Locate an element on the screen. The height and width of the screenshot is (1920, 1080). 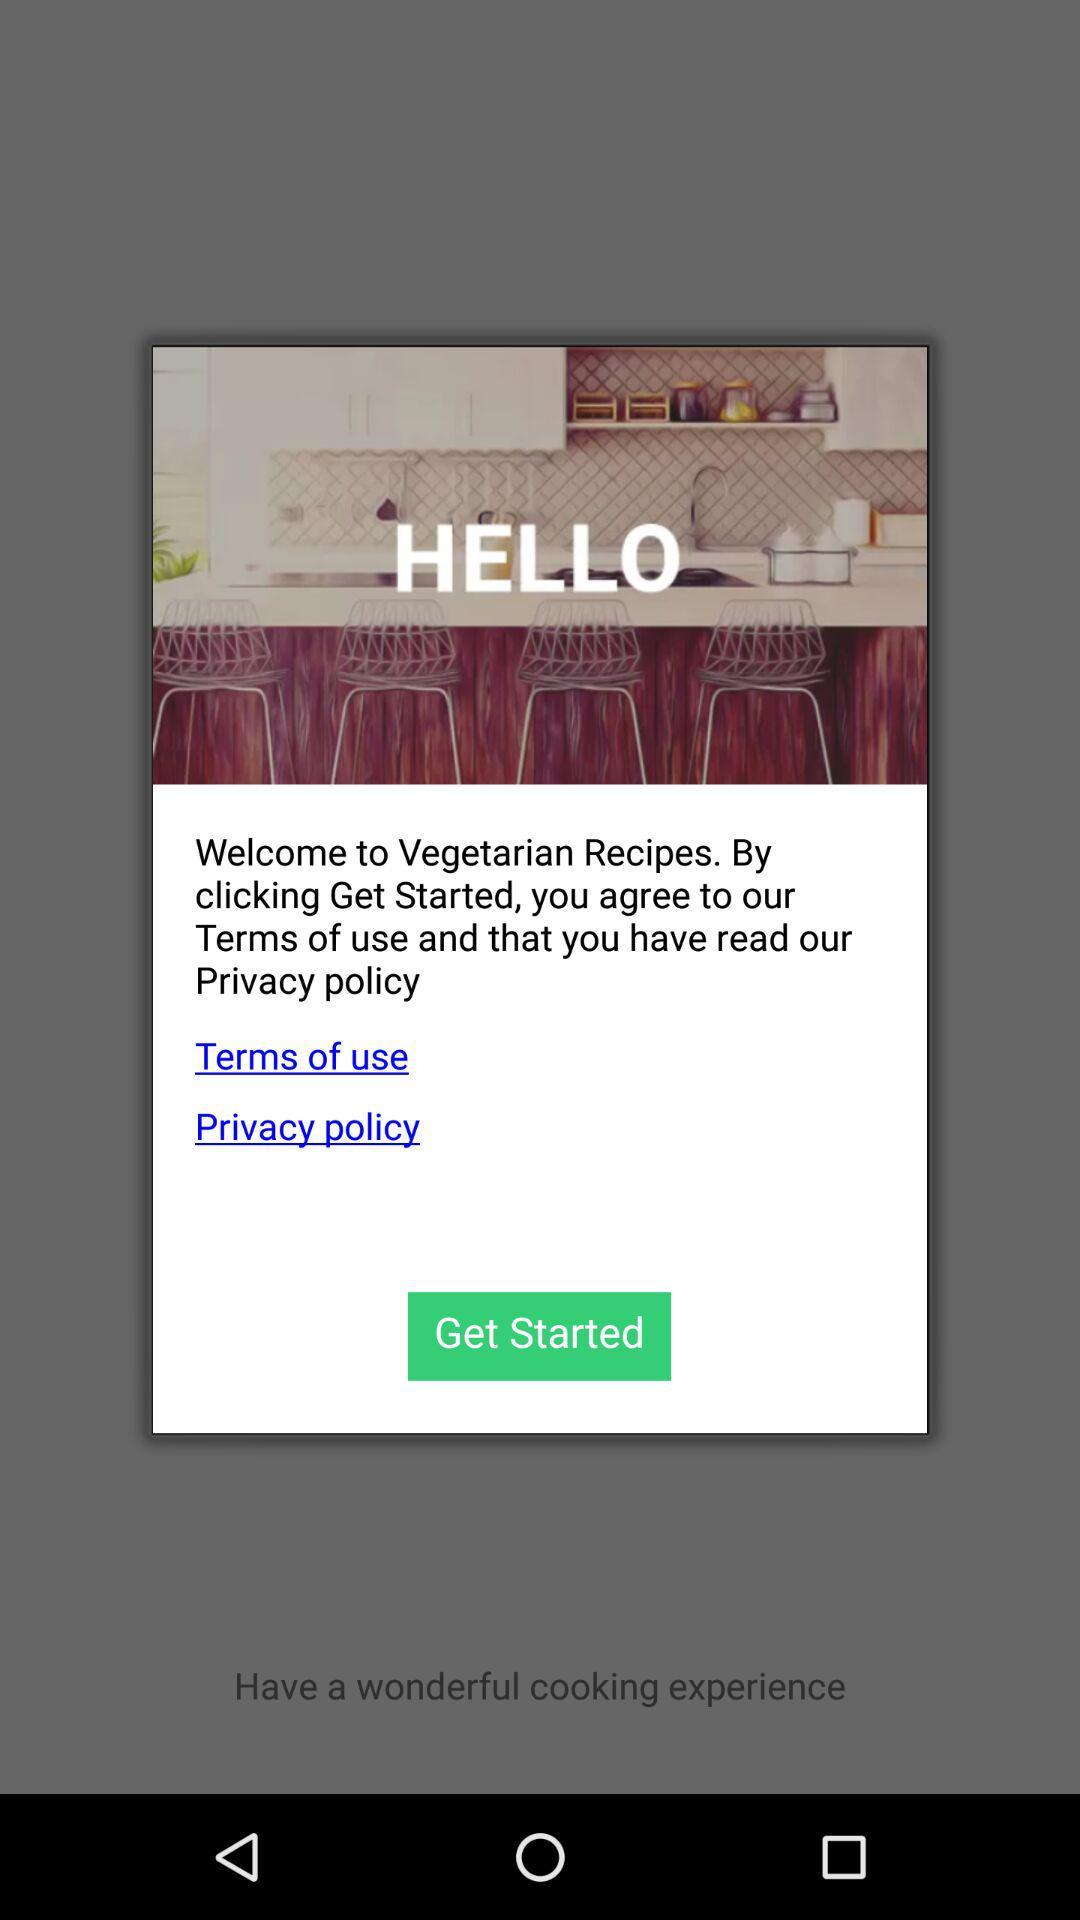
get started is located at coordinates (538, 1336).